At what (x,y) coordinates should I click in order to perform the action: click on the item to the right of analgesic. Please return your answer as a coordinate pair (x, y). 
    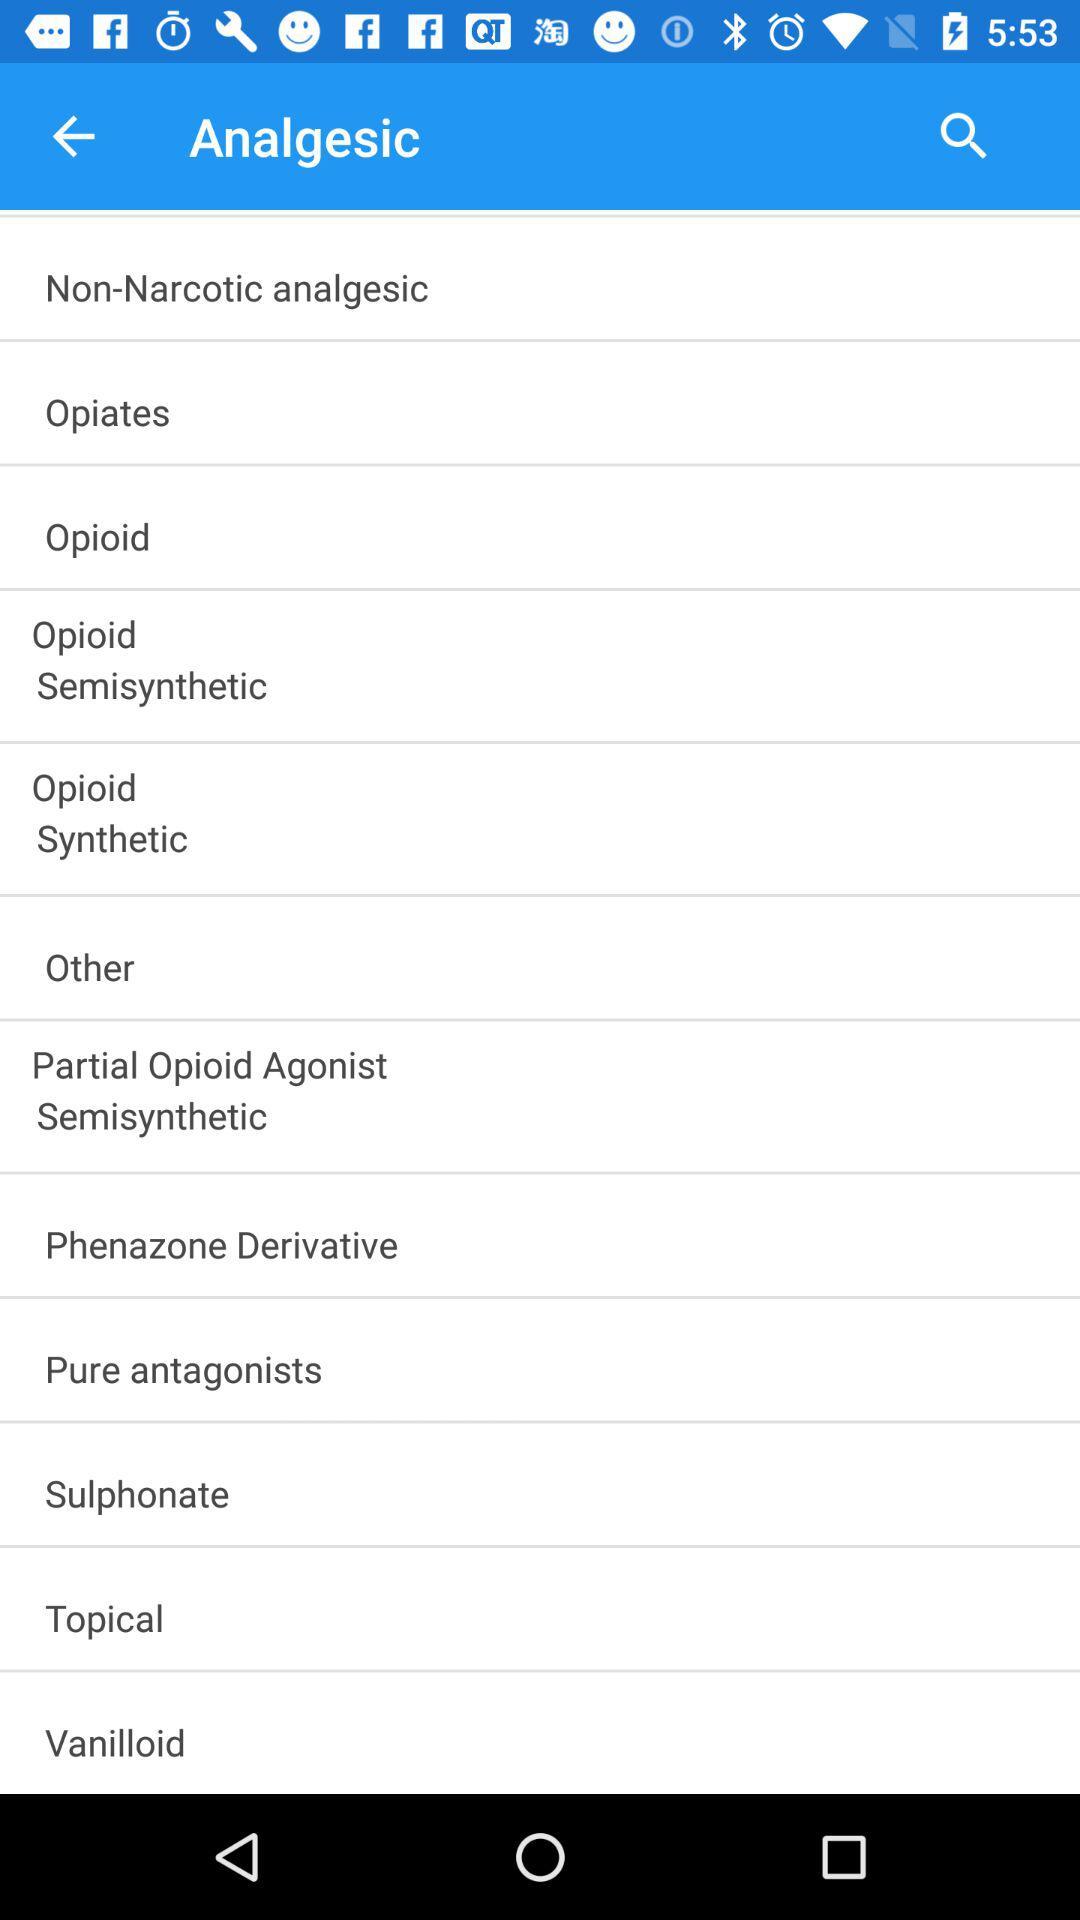
    Looking at the image, I should click on (963, 135).